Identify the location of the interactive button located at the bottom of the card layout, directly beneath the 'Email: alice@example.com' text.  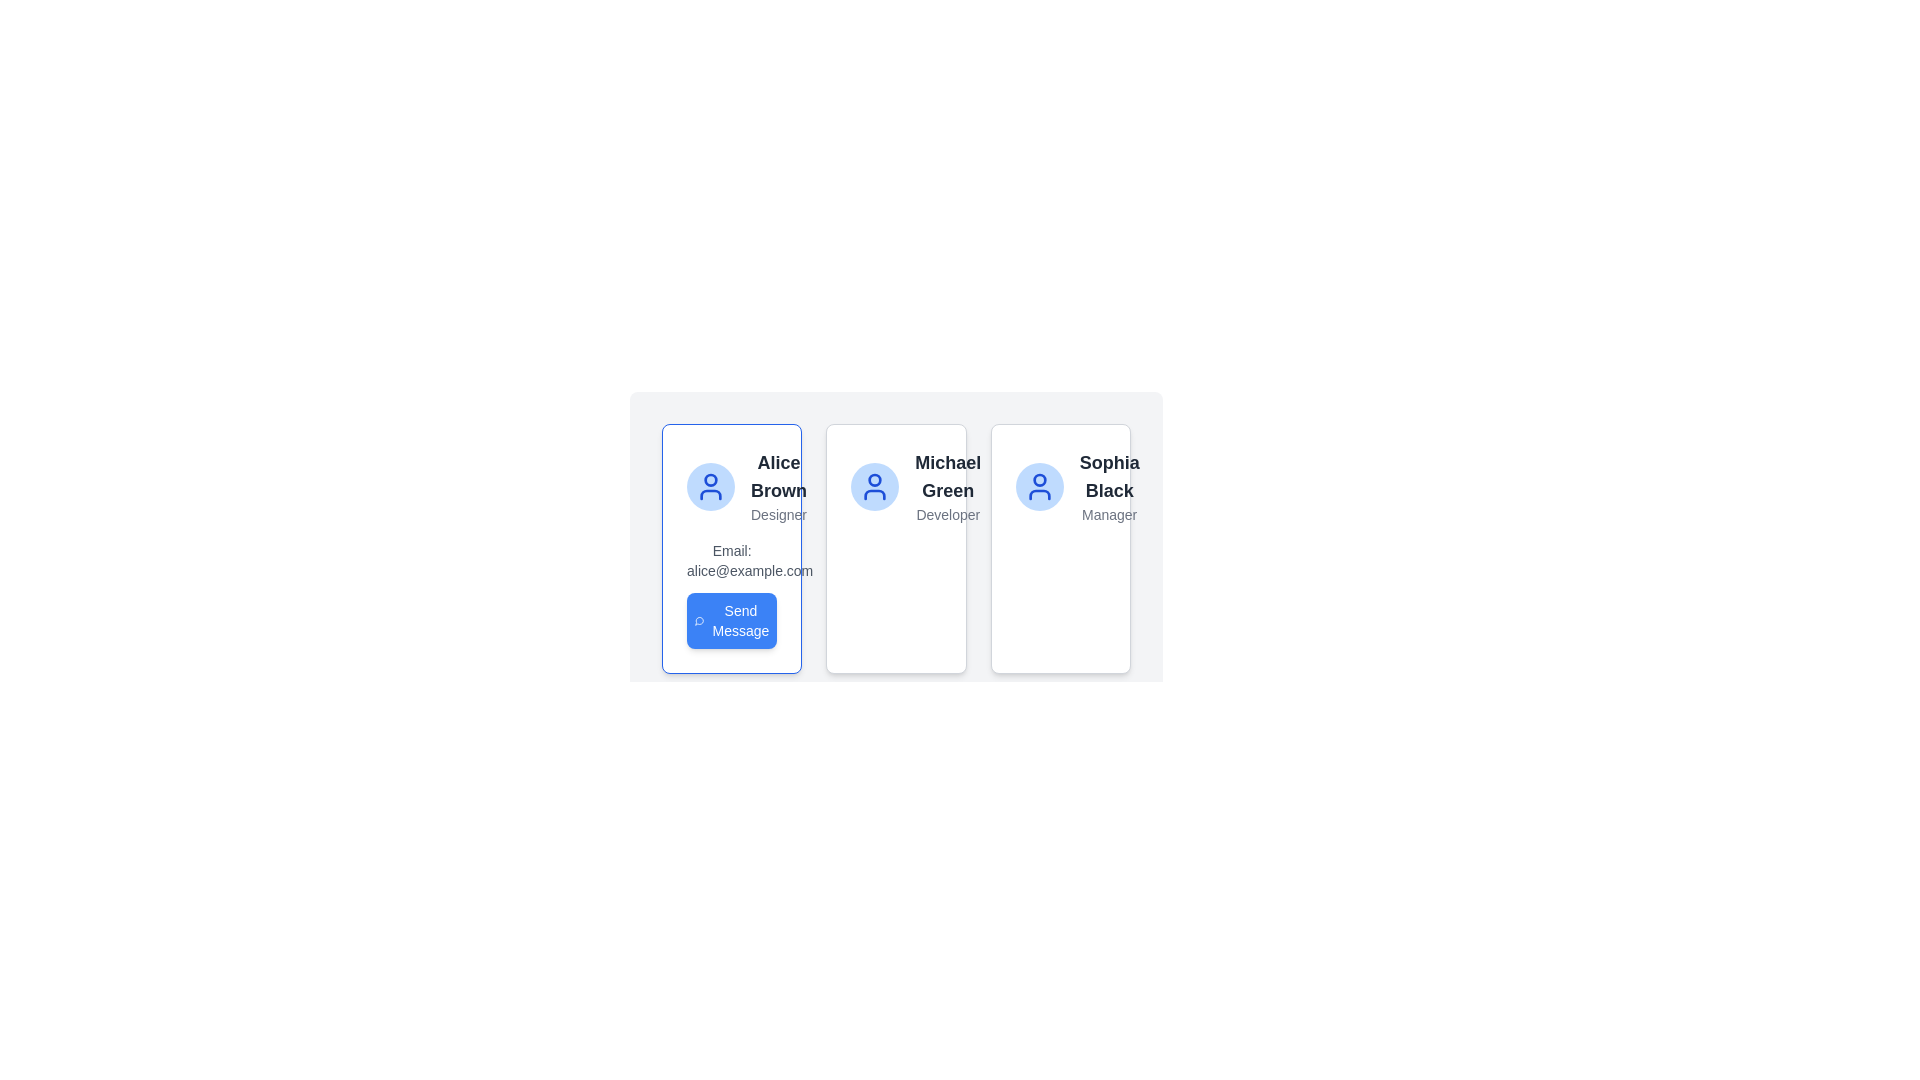
(731, 620).